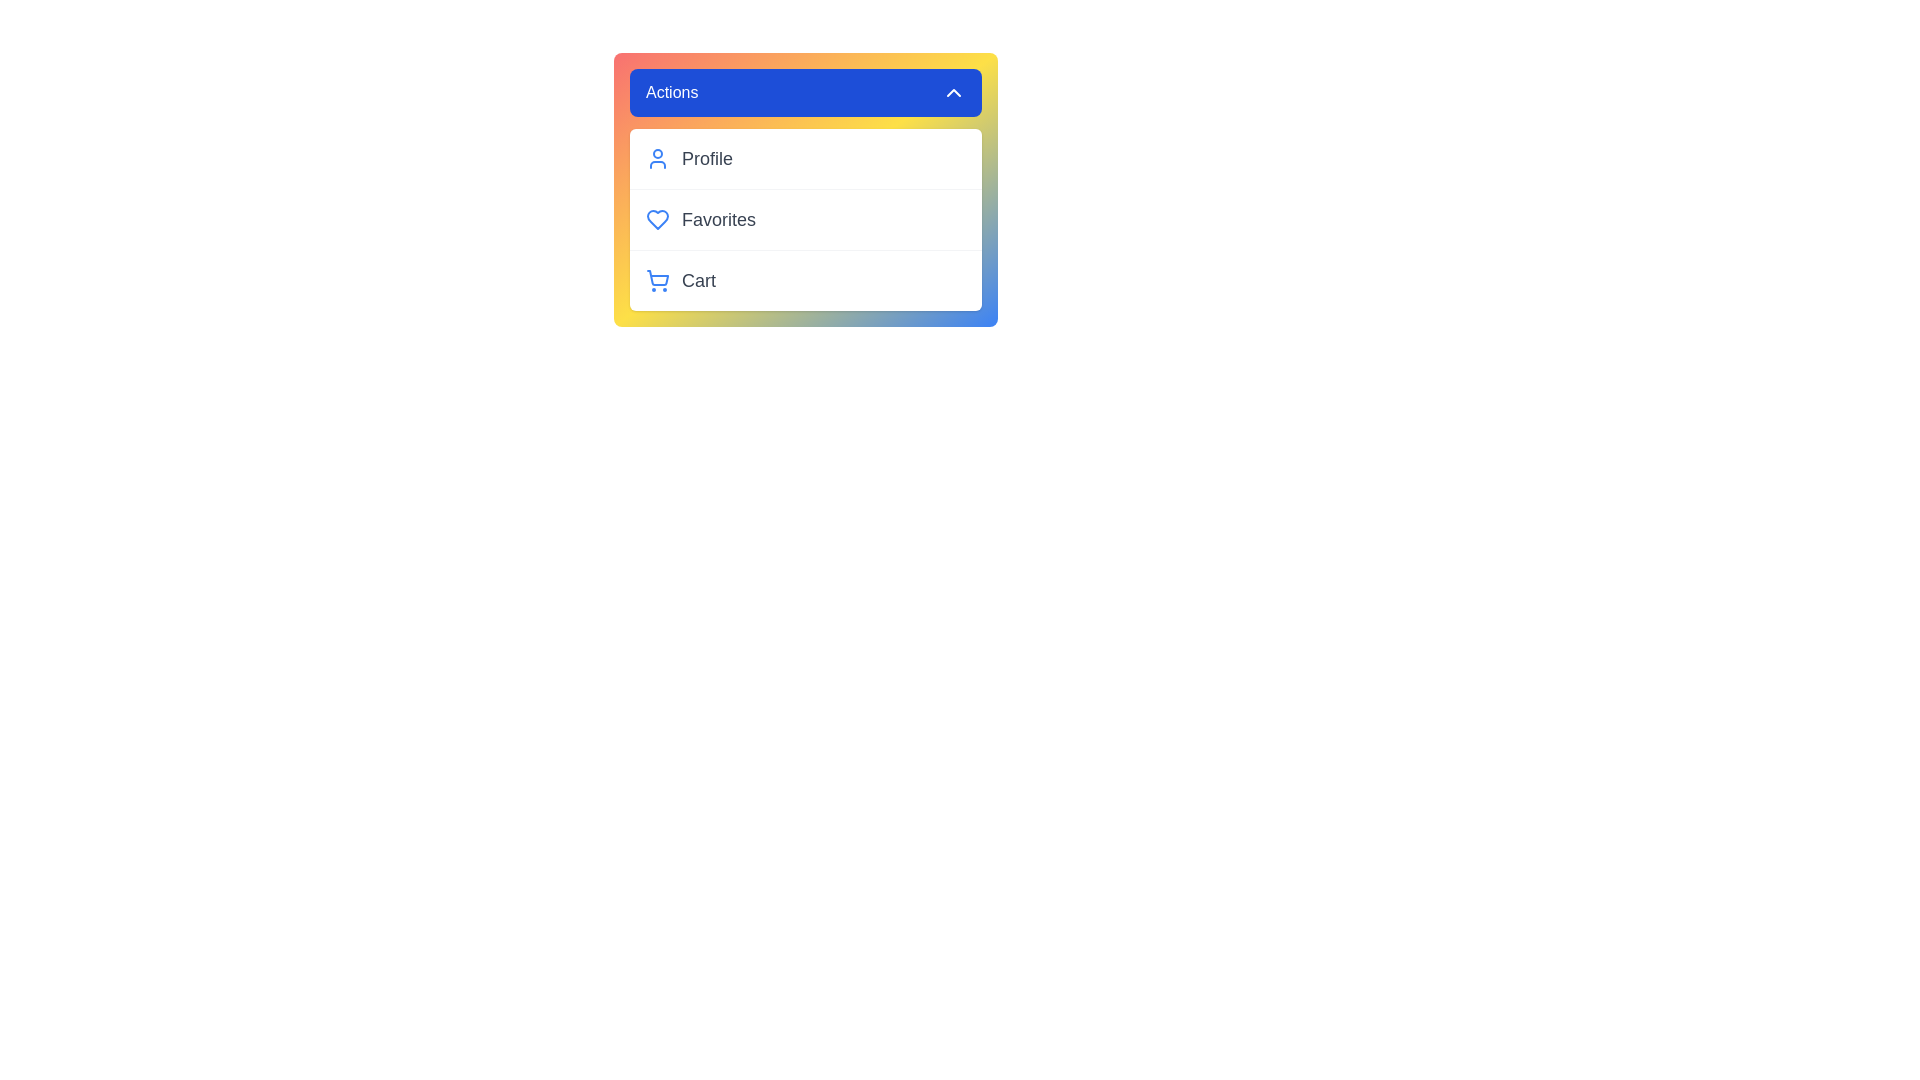  Describe the element at coordinates (806, 280) in the screenshot. I see `the 'Cart' menu item in the dropdown menu, which is the third item listed below 'Profile' and 'Favorites'` at that location.